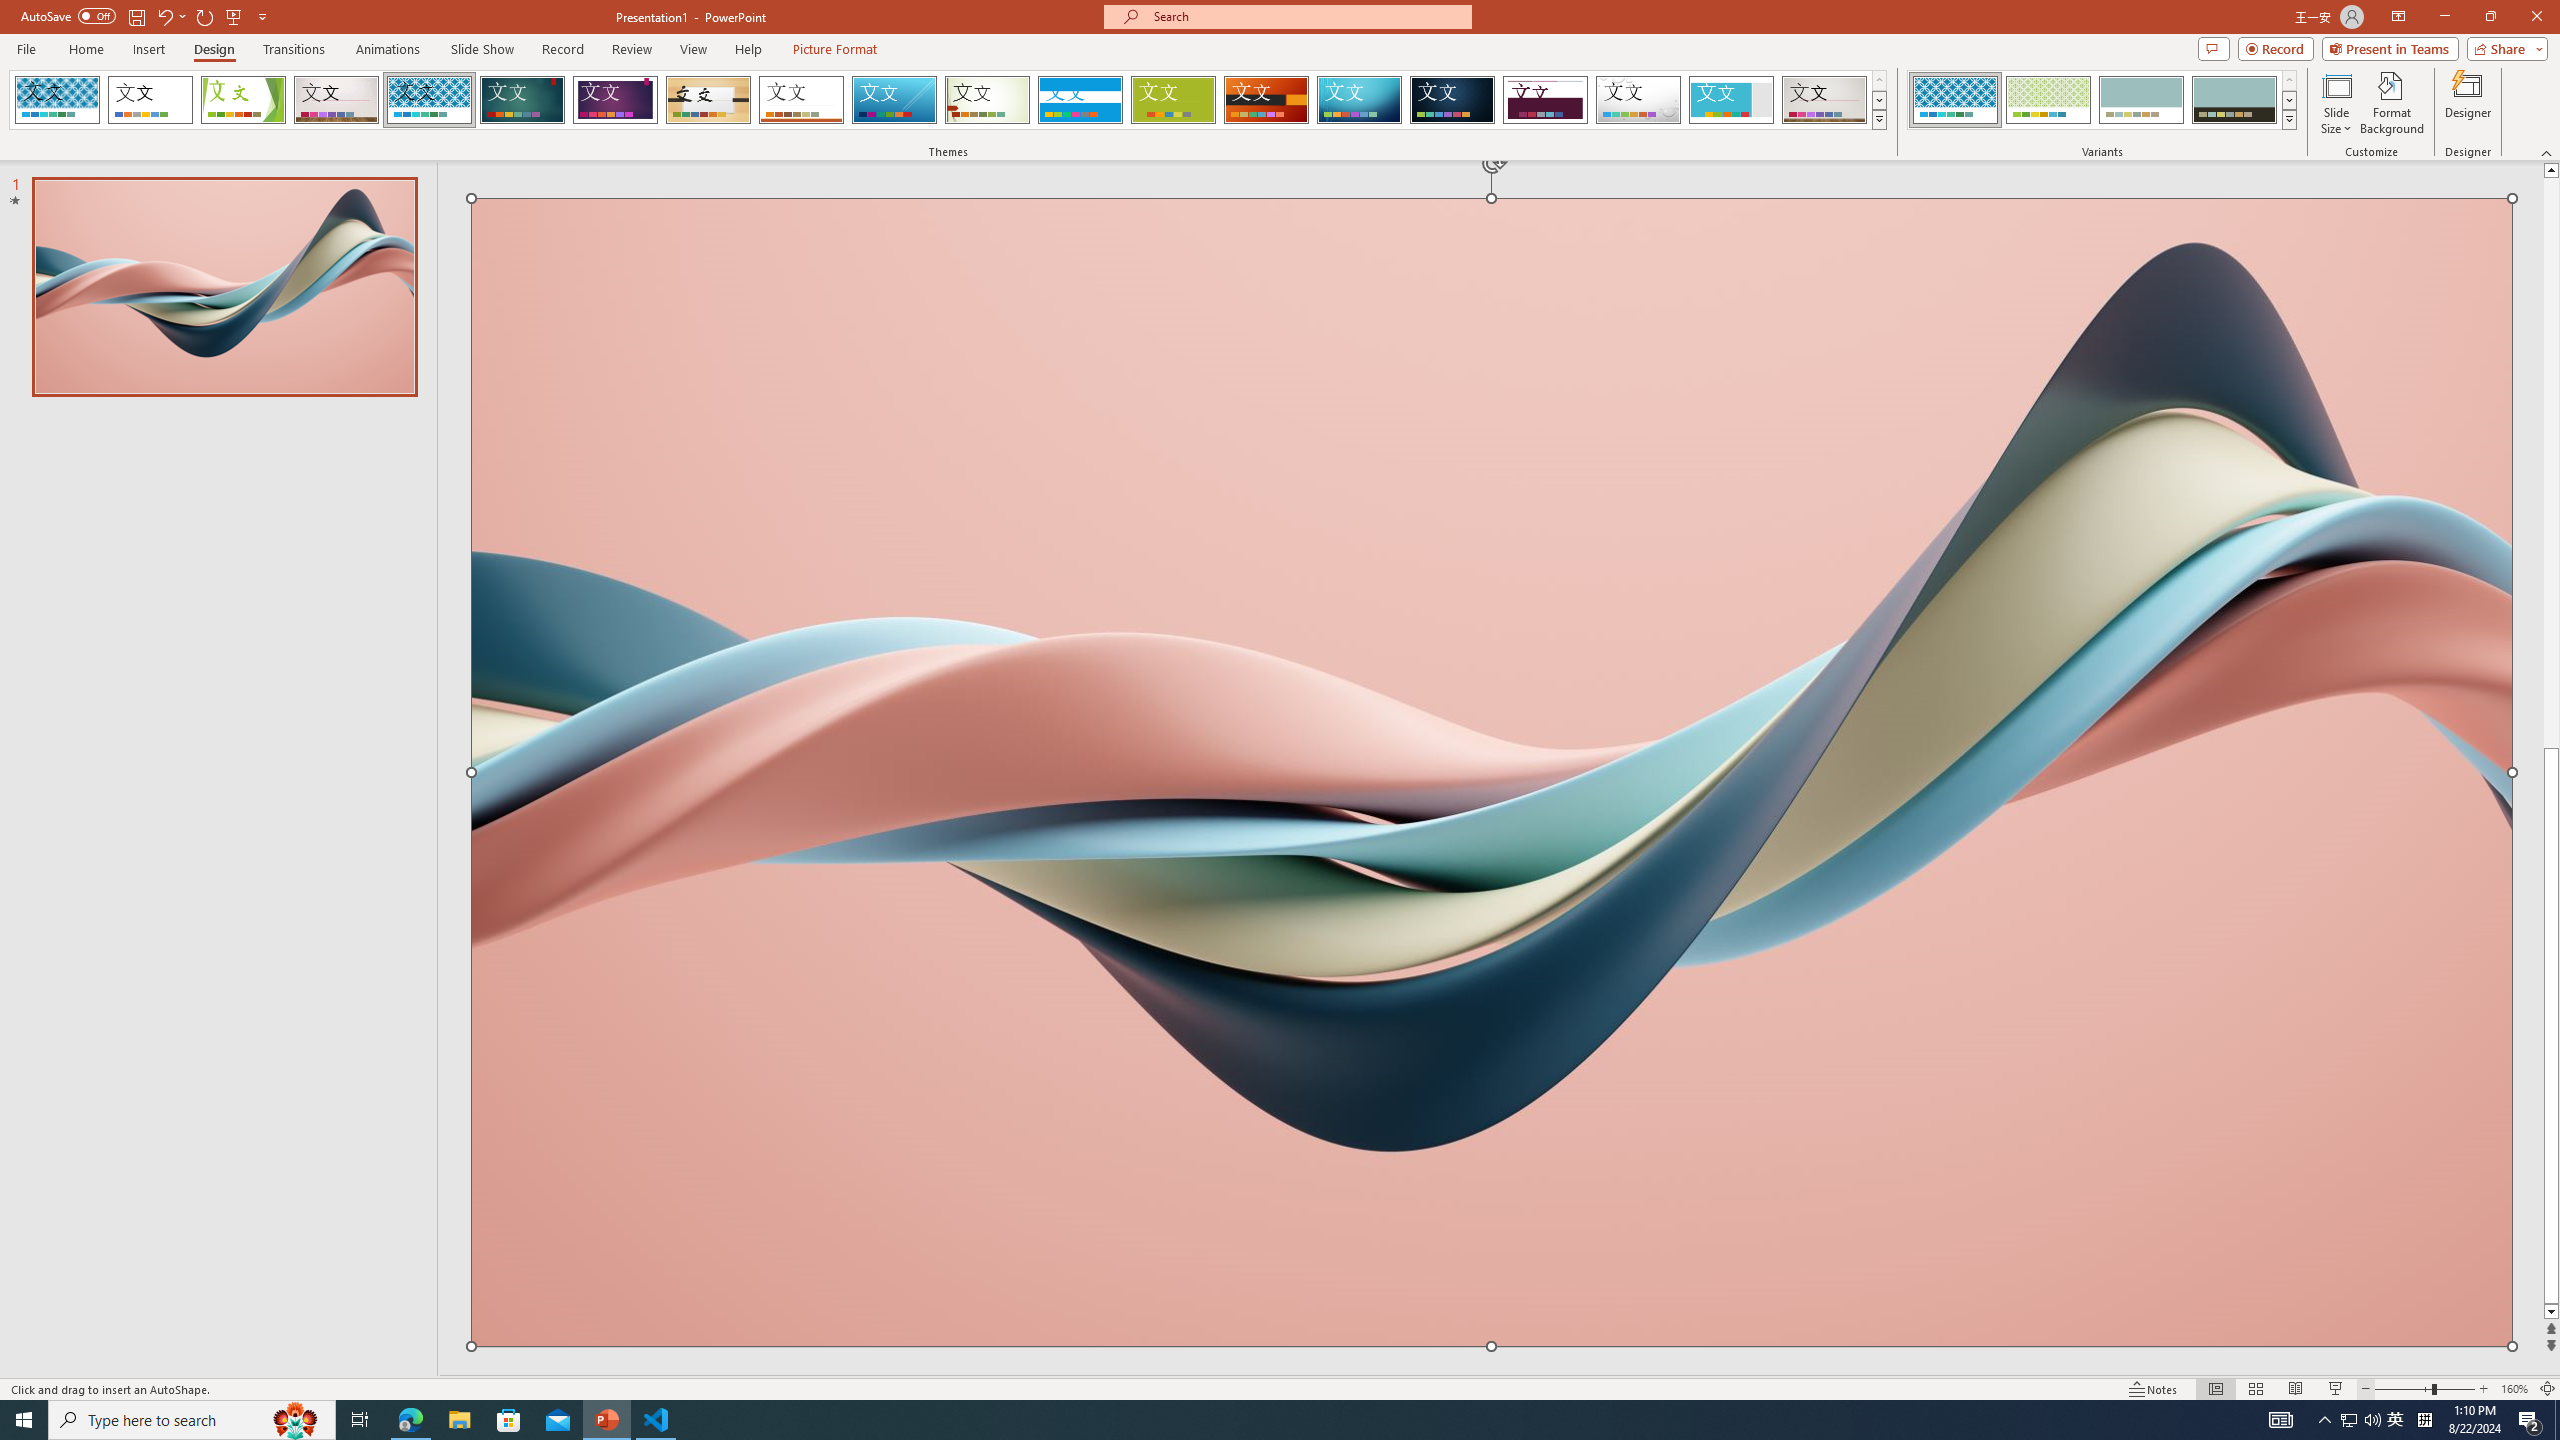 Image resolution: width=2560 pixels, height=1440 pixels. Describe the element at coordinates (521, 99) in the screenshot. I see `'Ion'` at that location.